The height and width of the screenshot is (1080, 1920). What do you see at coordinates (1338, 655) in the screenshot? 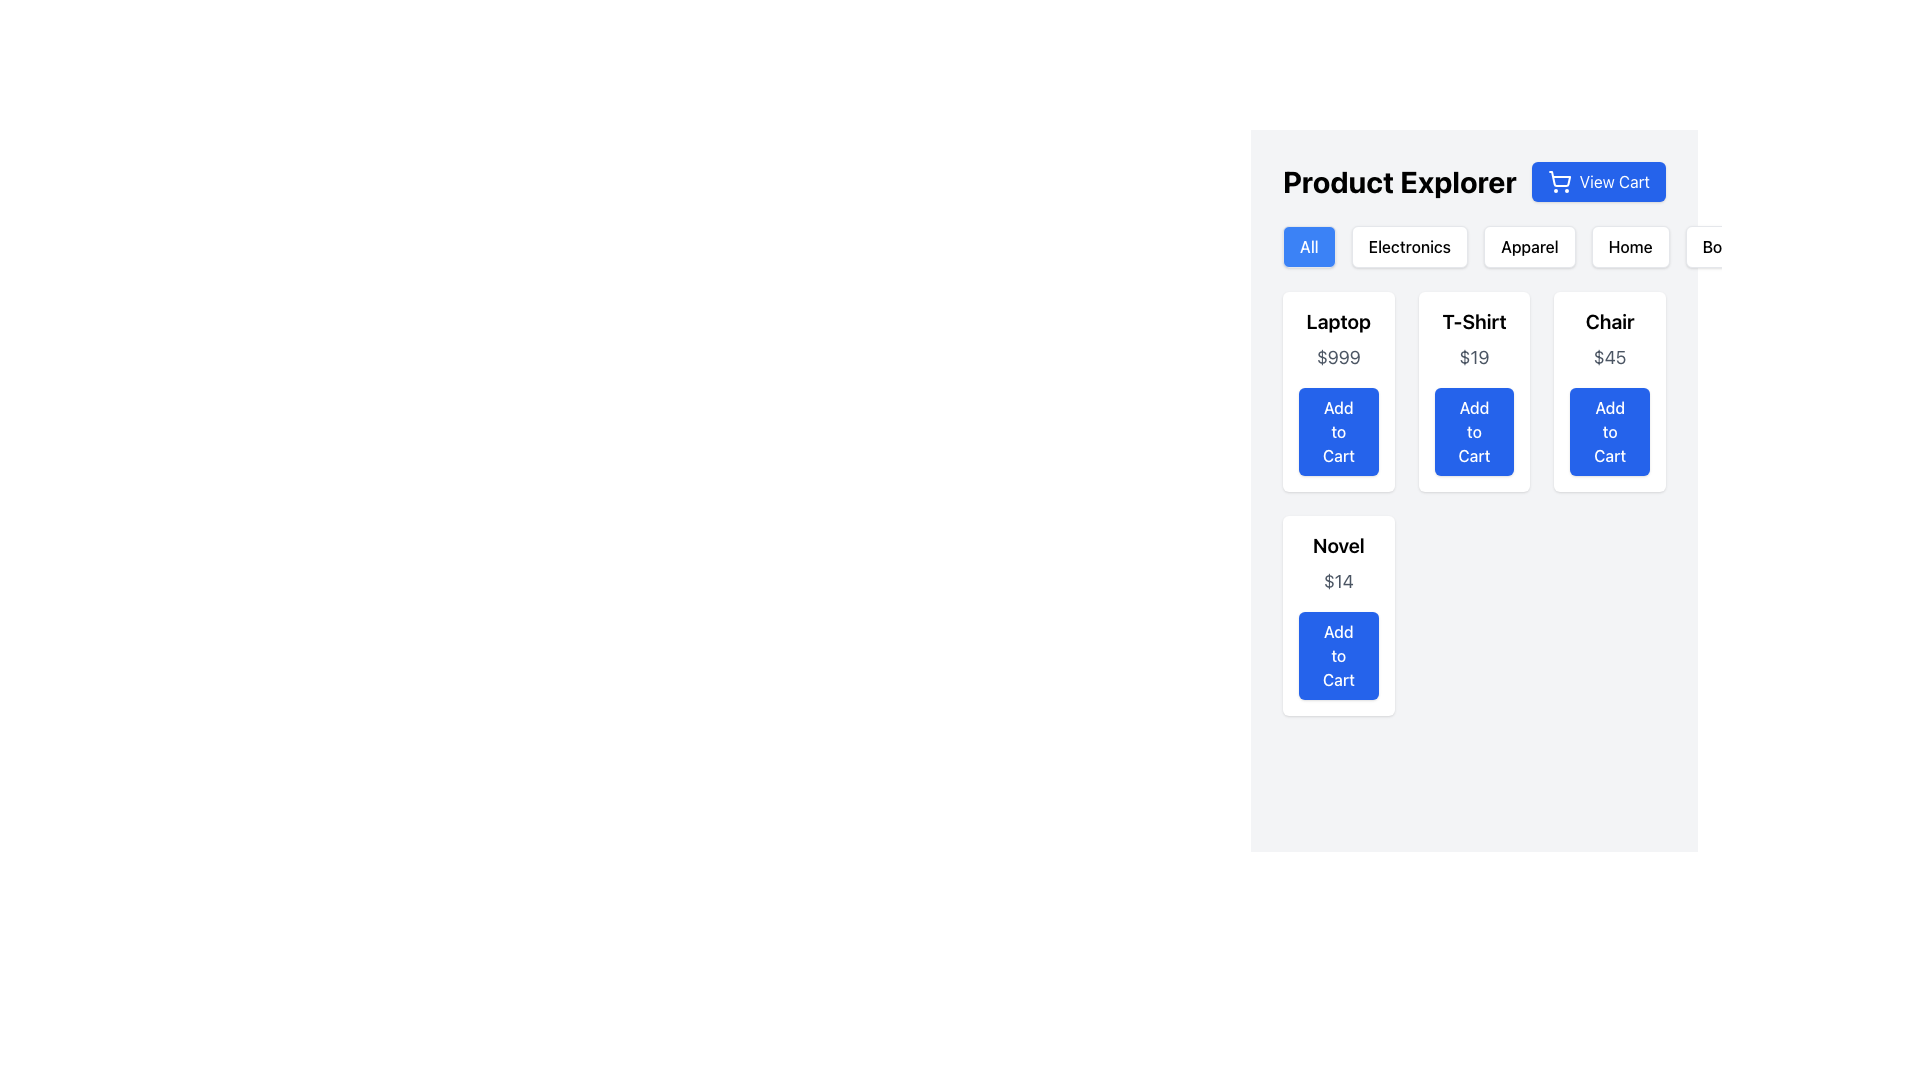
I see `the 'Add to Cart' button for the product 'Novel'` at bounding box center [1338, 655].